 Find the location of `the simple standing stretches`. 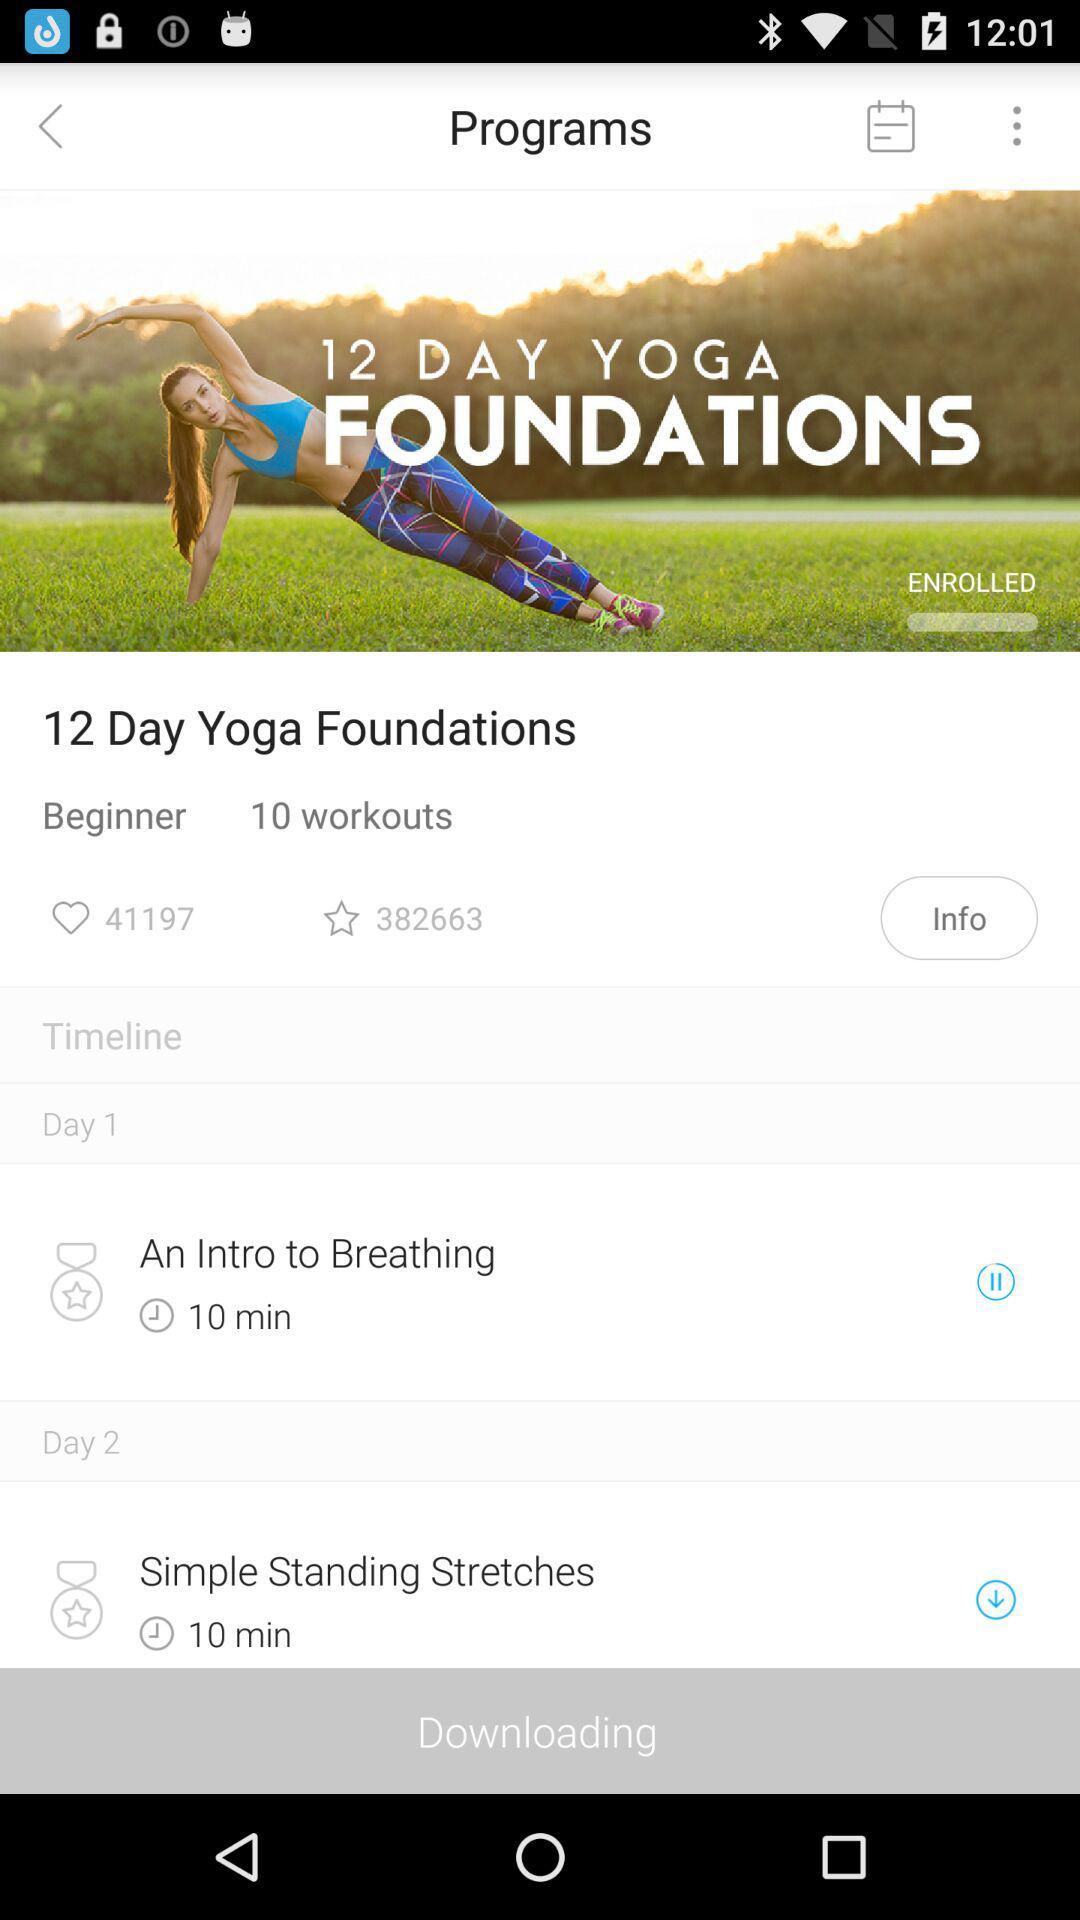

the simple standing stretches is located at coordinates (470, 1569).